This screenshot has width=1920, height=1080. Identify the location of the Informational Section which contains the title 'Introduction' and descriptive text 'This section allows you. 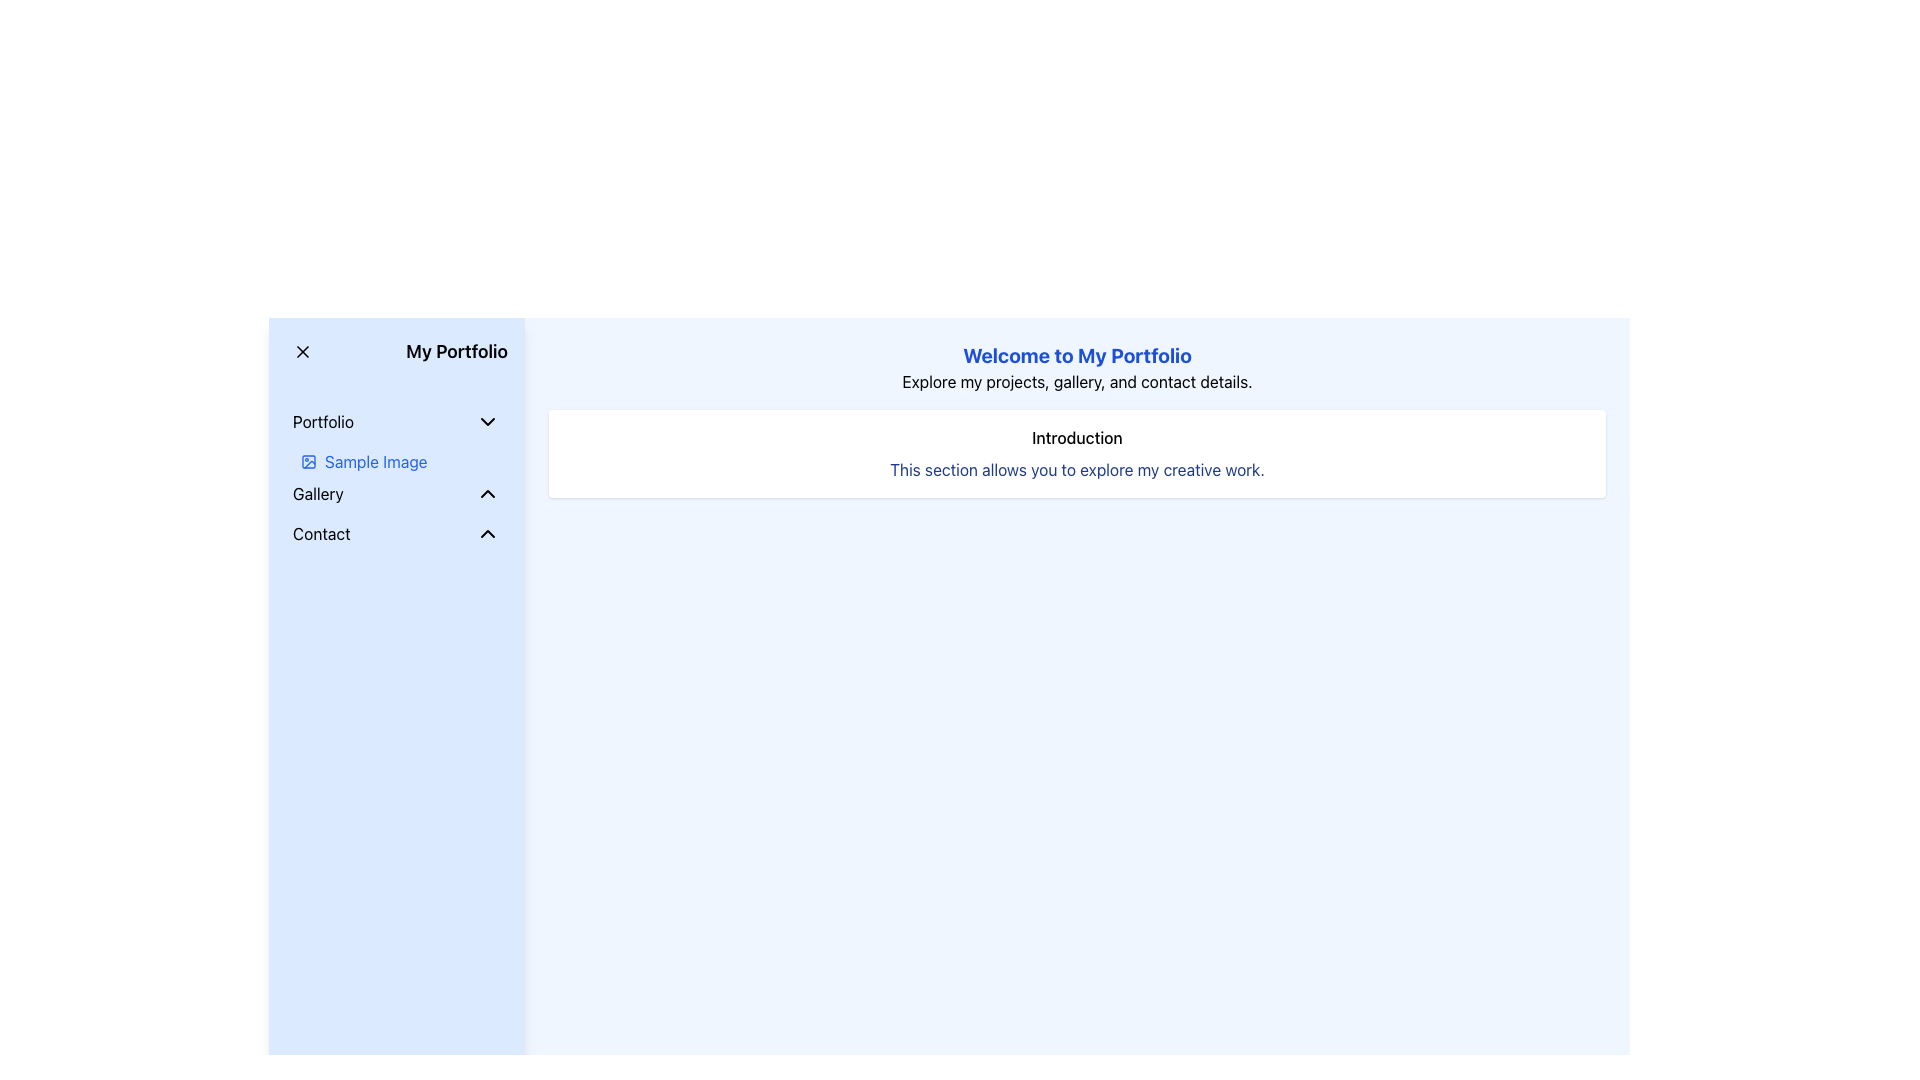
(1076, 454).